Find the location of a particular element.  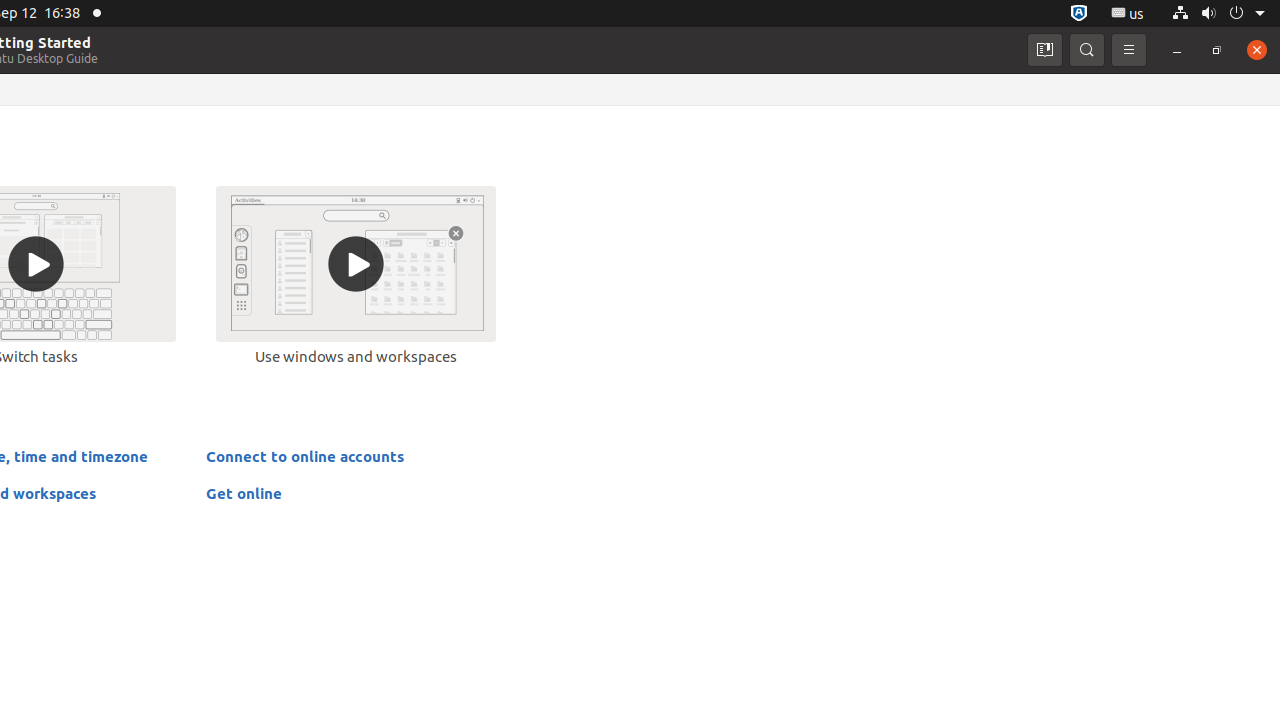

'Minimize' is located at coordinates (1176, 48).